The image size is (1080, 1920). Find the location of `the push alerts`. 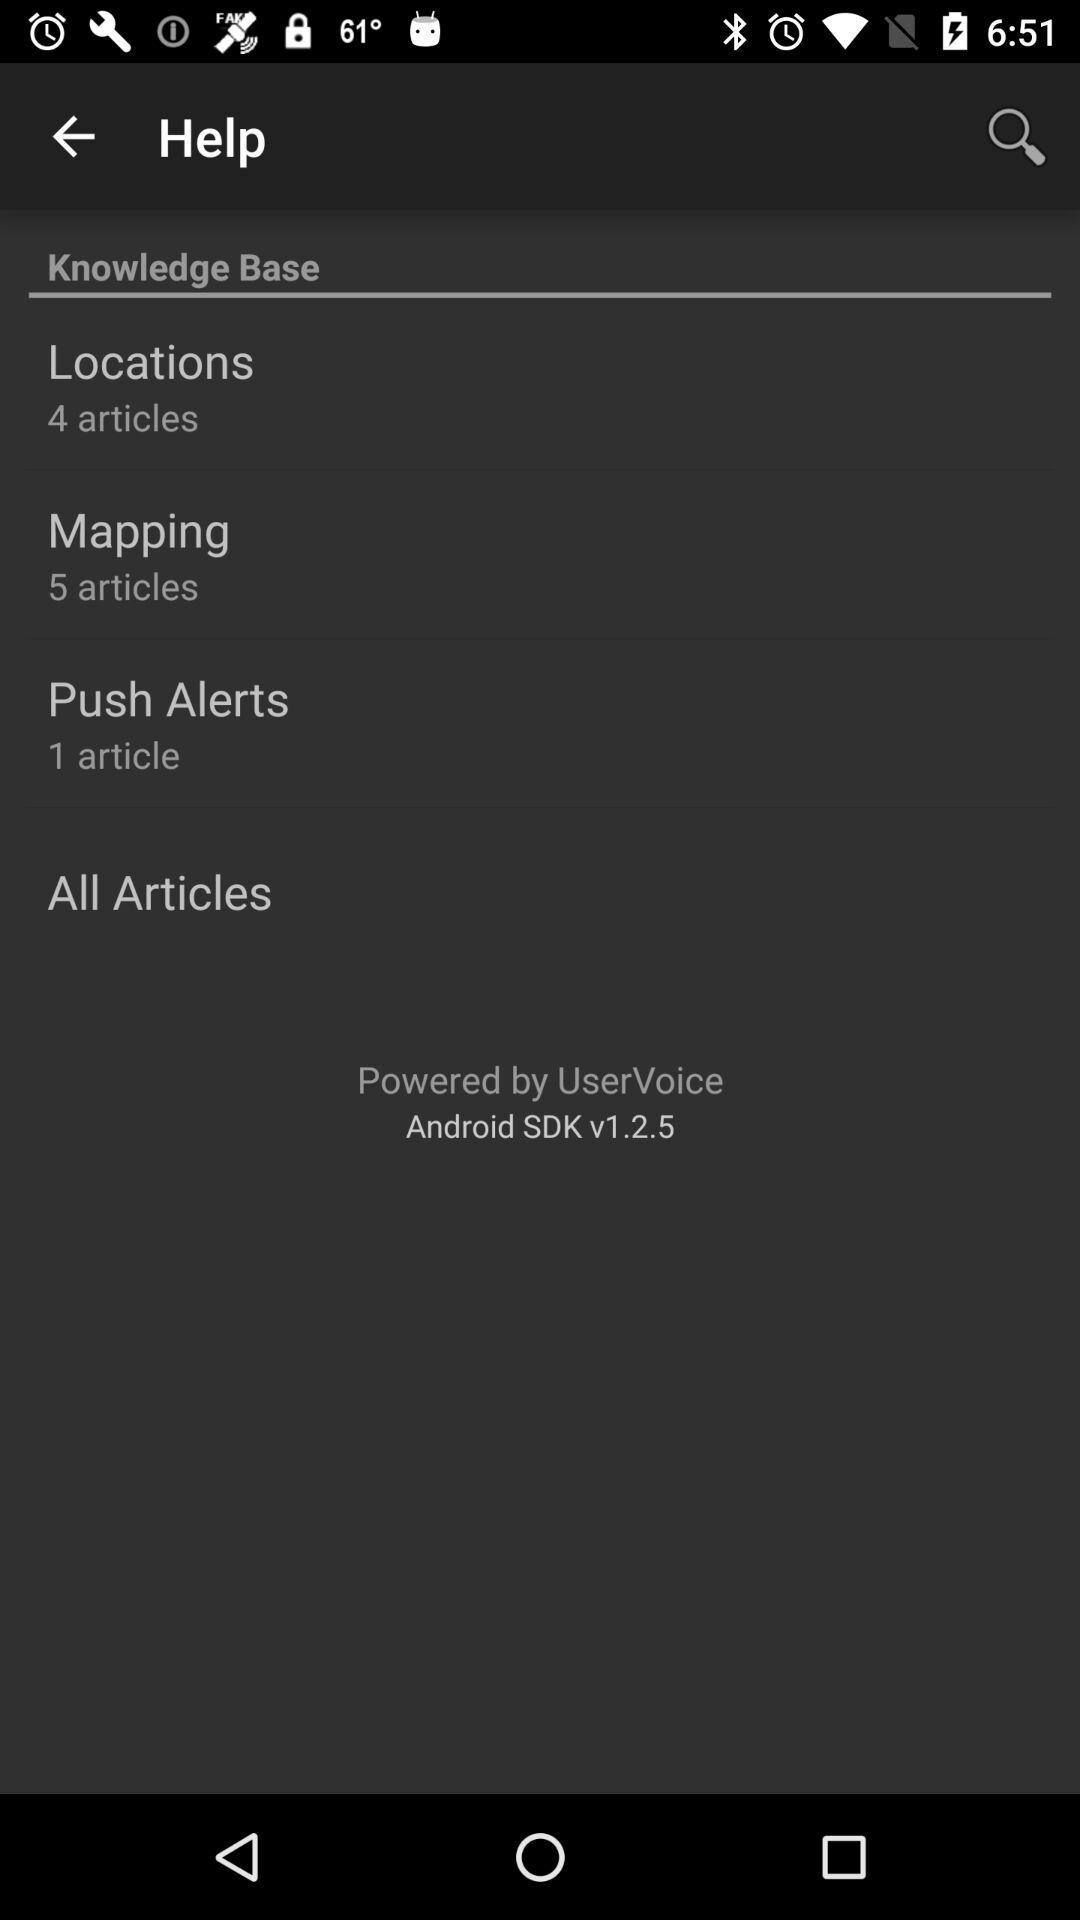

the push alerts is located at coordinates (167, 697).